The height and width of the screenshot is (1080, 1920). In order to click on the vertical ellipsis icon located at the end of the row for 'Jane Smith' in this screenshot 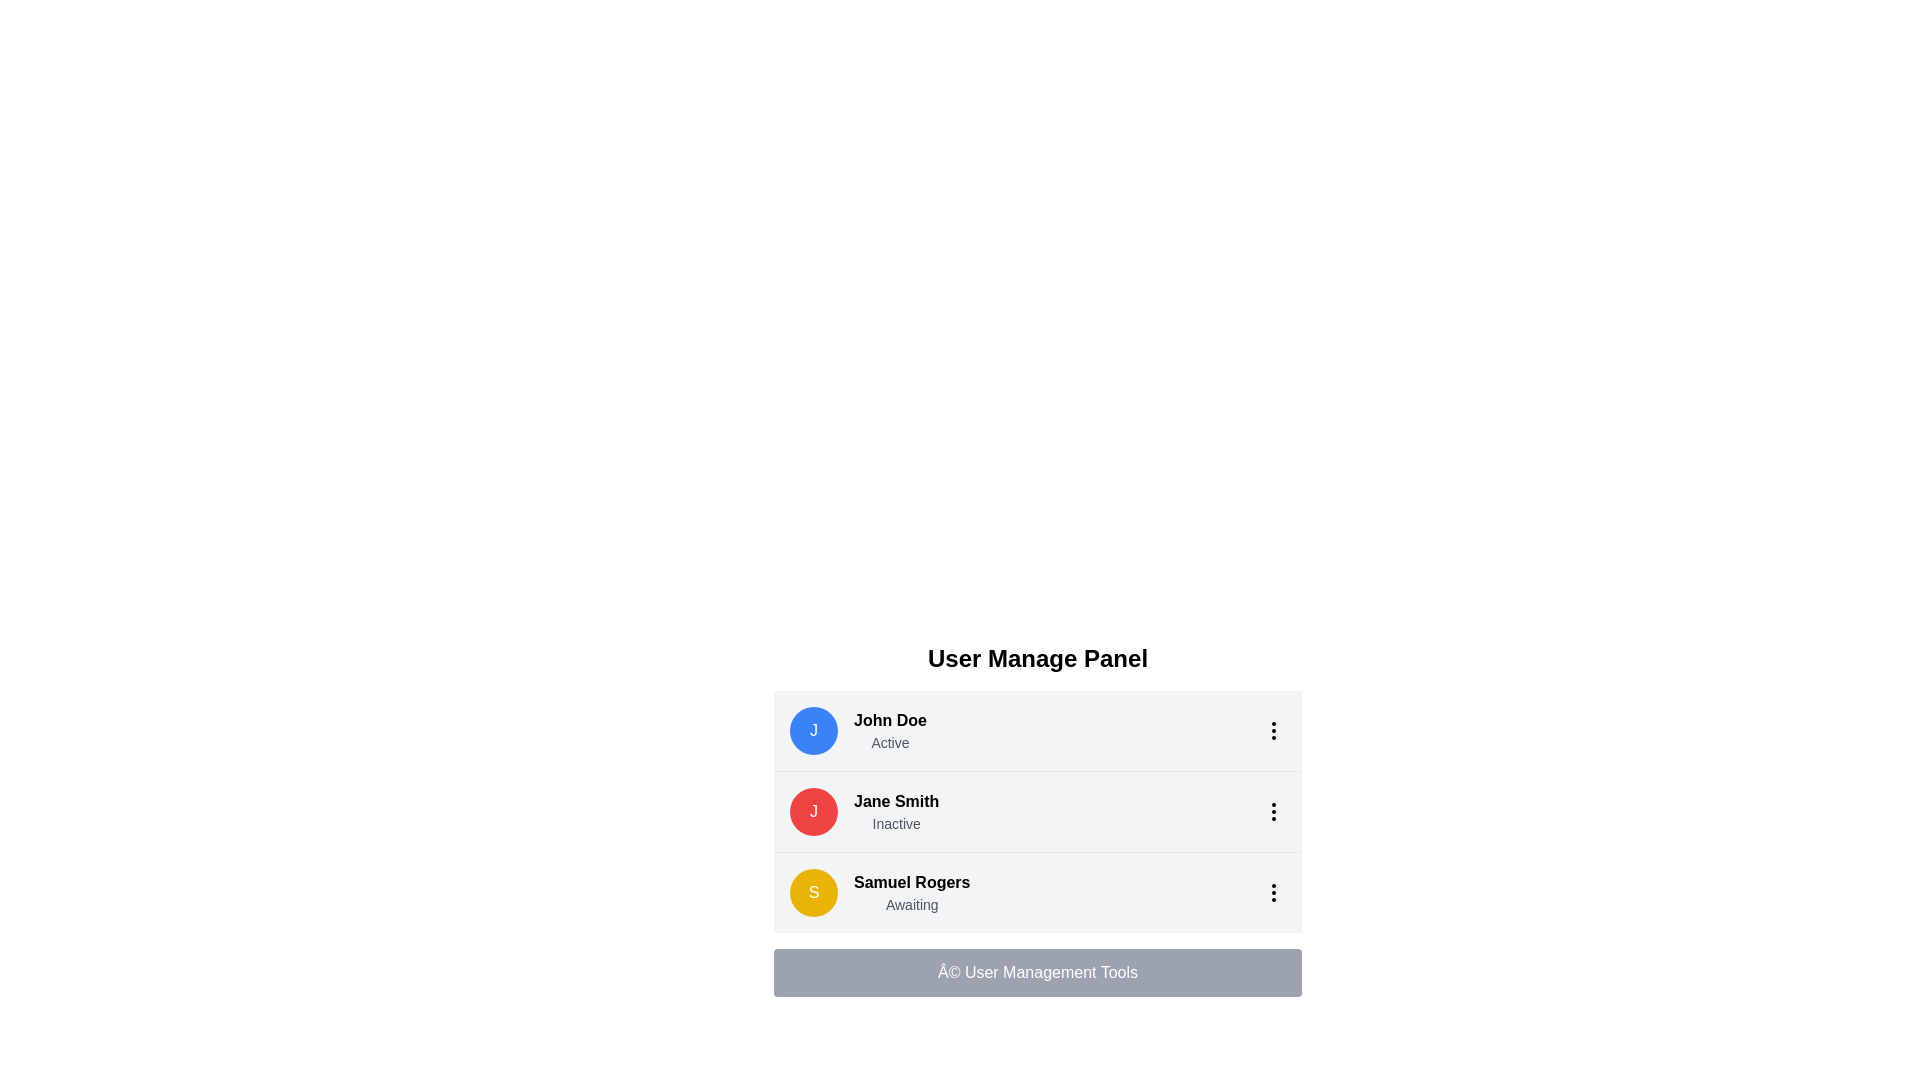, I will do `click(1272, 812)`.